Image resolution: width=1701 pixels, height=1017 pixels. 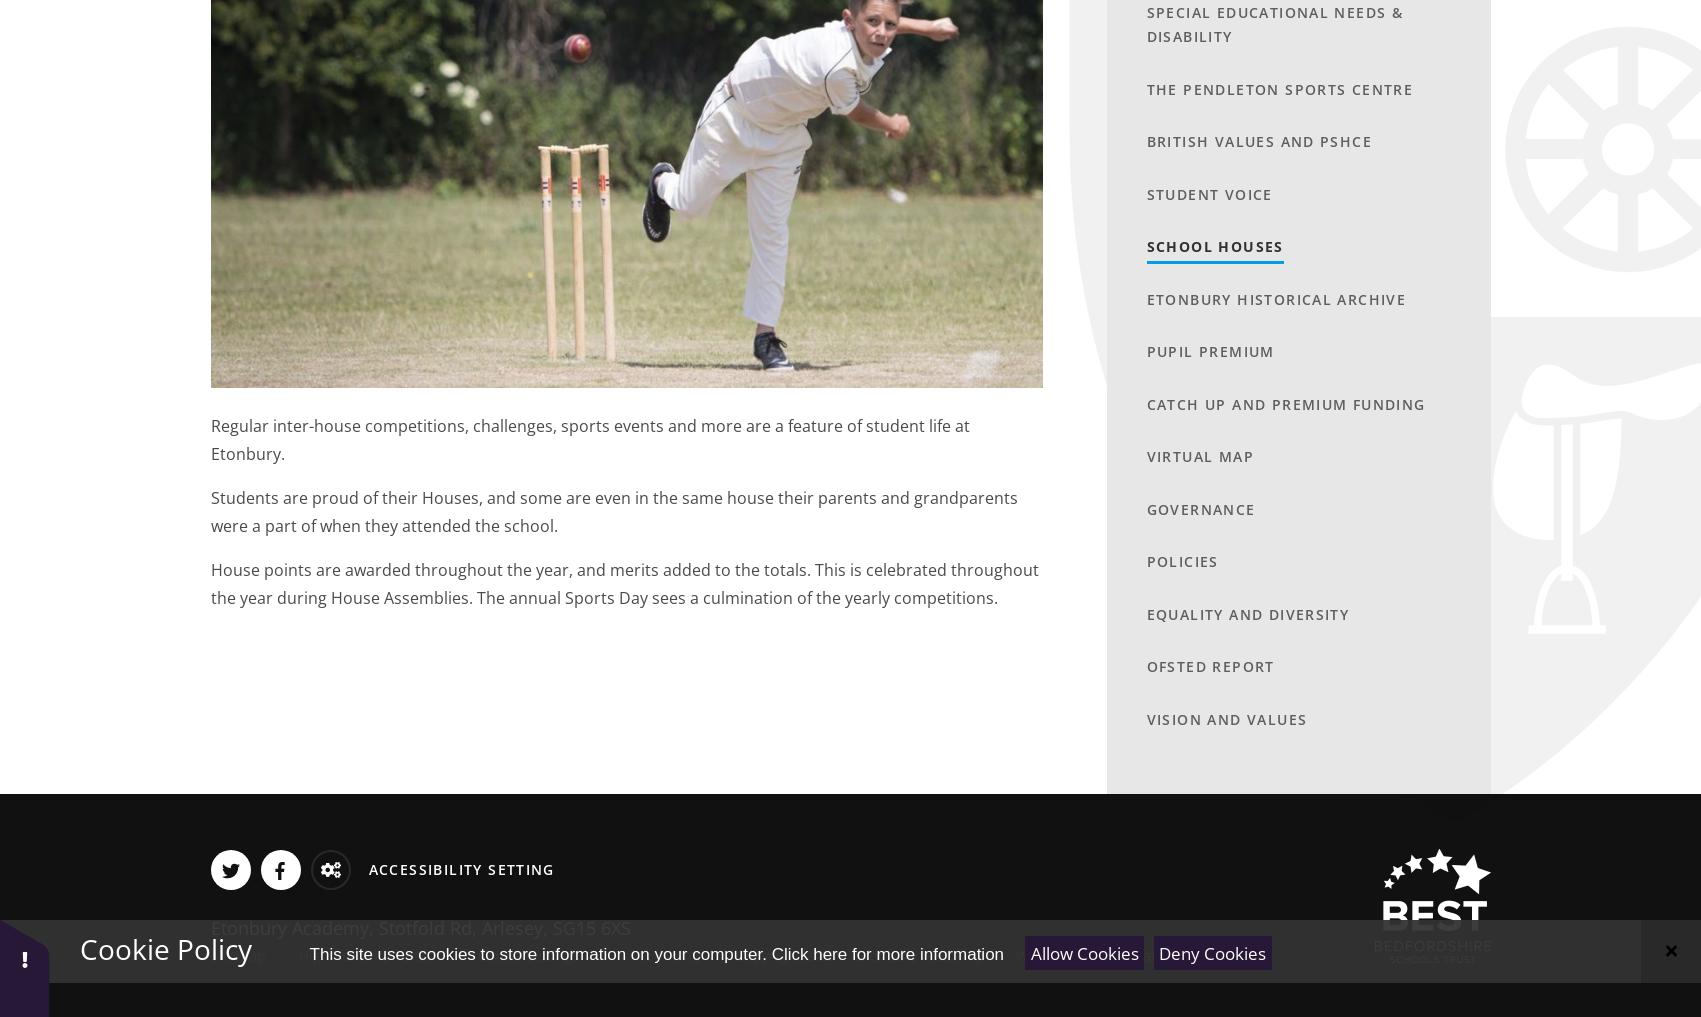 I want to click on 'Regular inter-house competitions, challenges, sports events and more are a feature of student life at Etonbury.', so click(x=589, y=439).